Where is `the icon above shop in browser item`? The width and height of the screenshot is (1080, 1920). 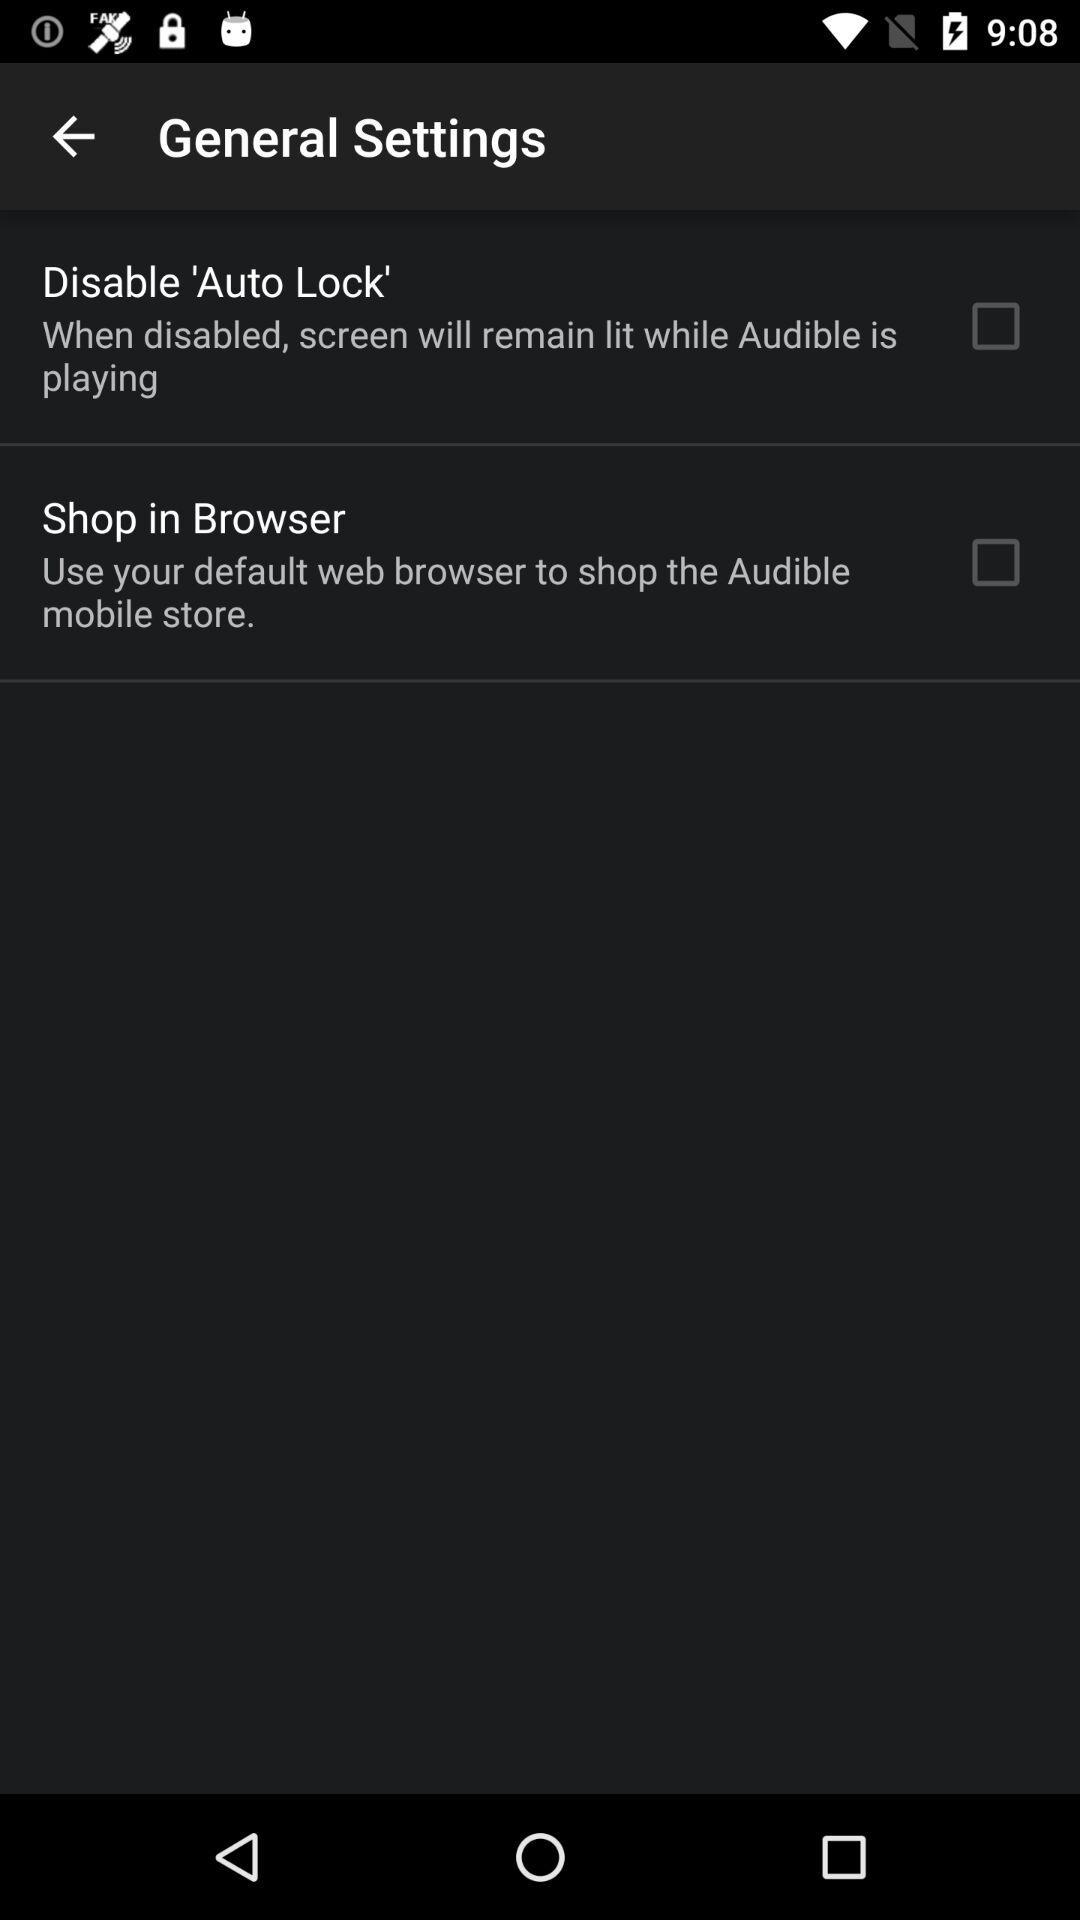 the icon above shop in browser item is located at coordinates (477, 355).